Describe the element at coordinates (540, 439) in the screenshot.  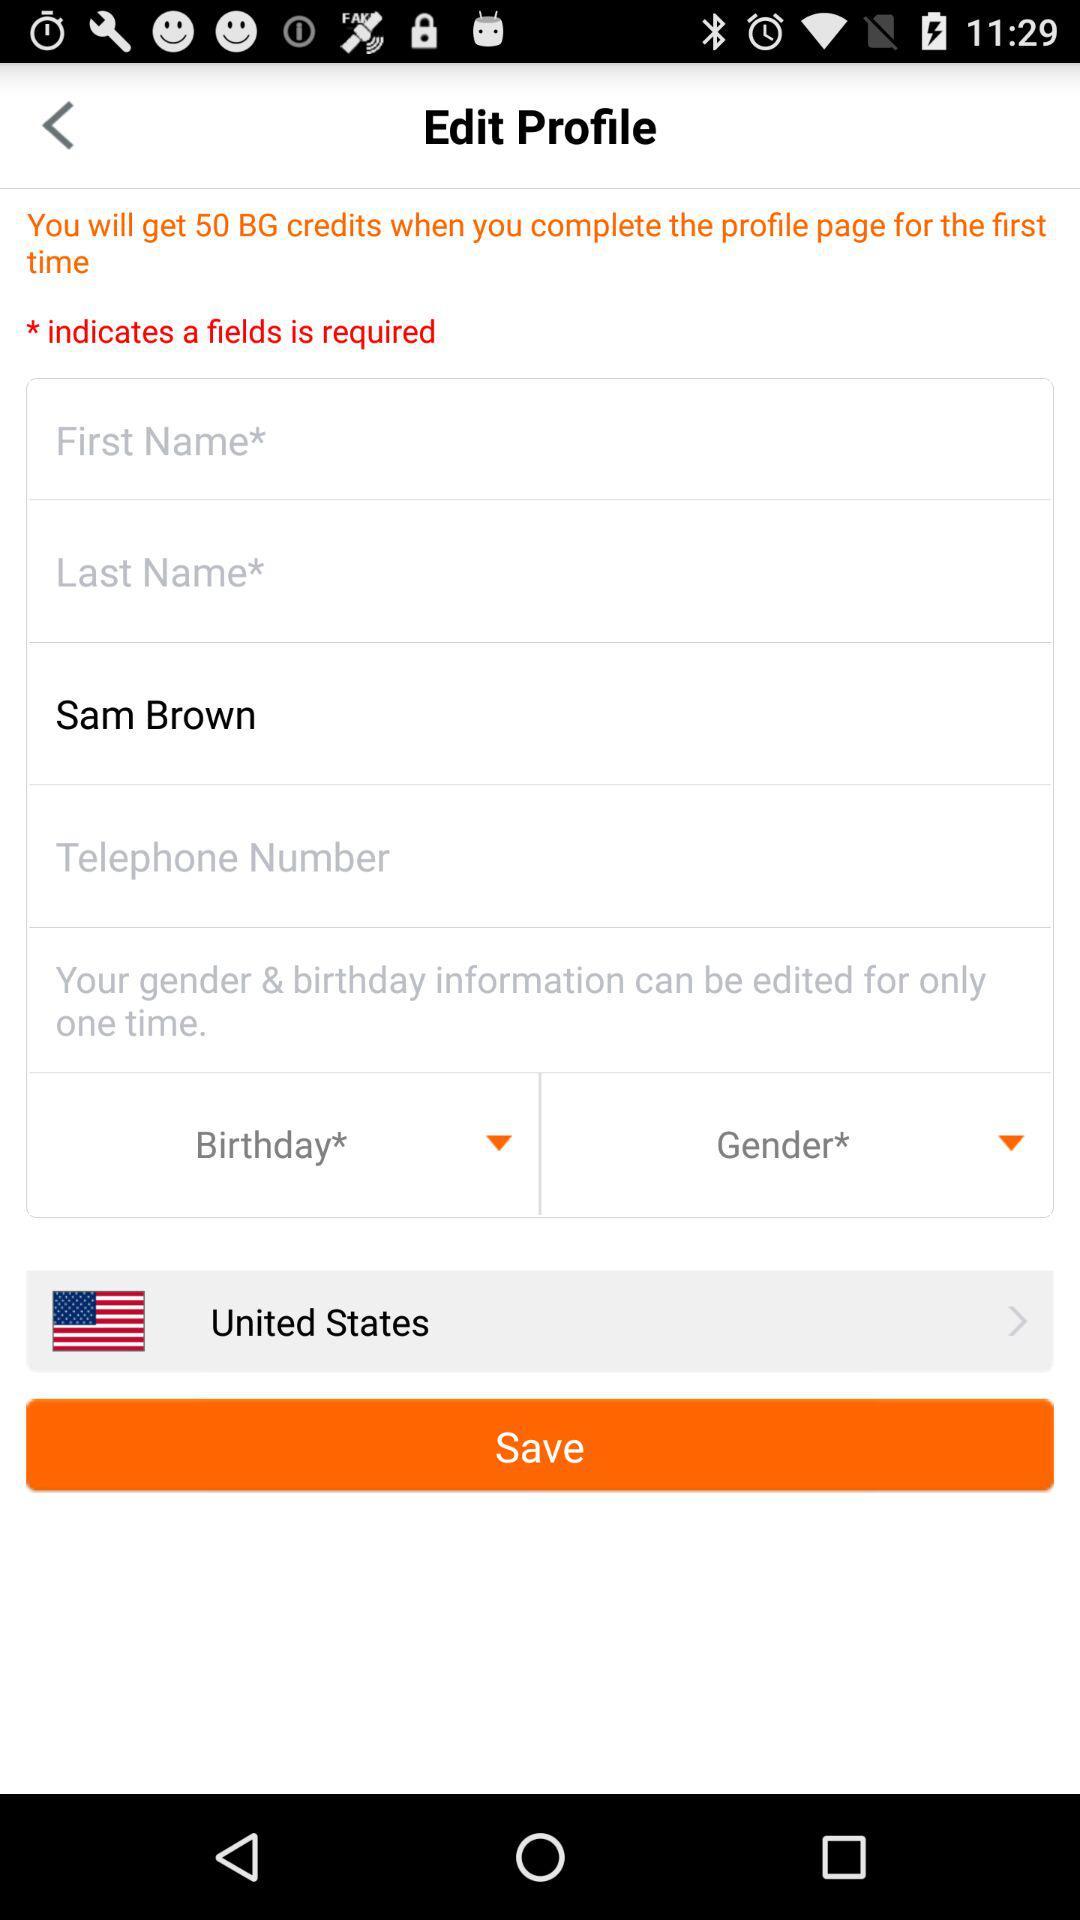
I see `a text` at that location.